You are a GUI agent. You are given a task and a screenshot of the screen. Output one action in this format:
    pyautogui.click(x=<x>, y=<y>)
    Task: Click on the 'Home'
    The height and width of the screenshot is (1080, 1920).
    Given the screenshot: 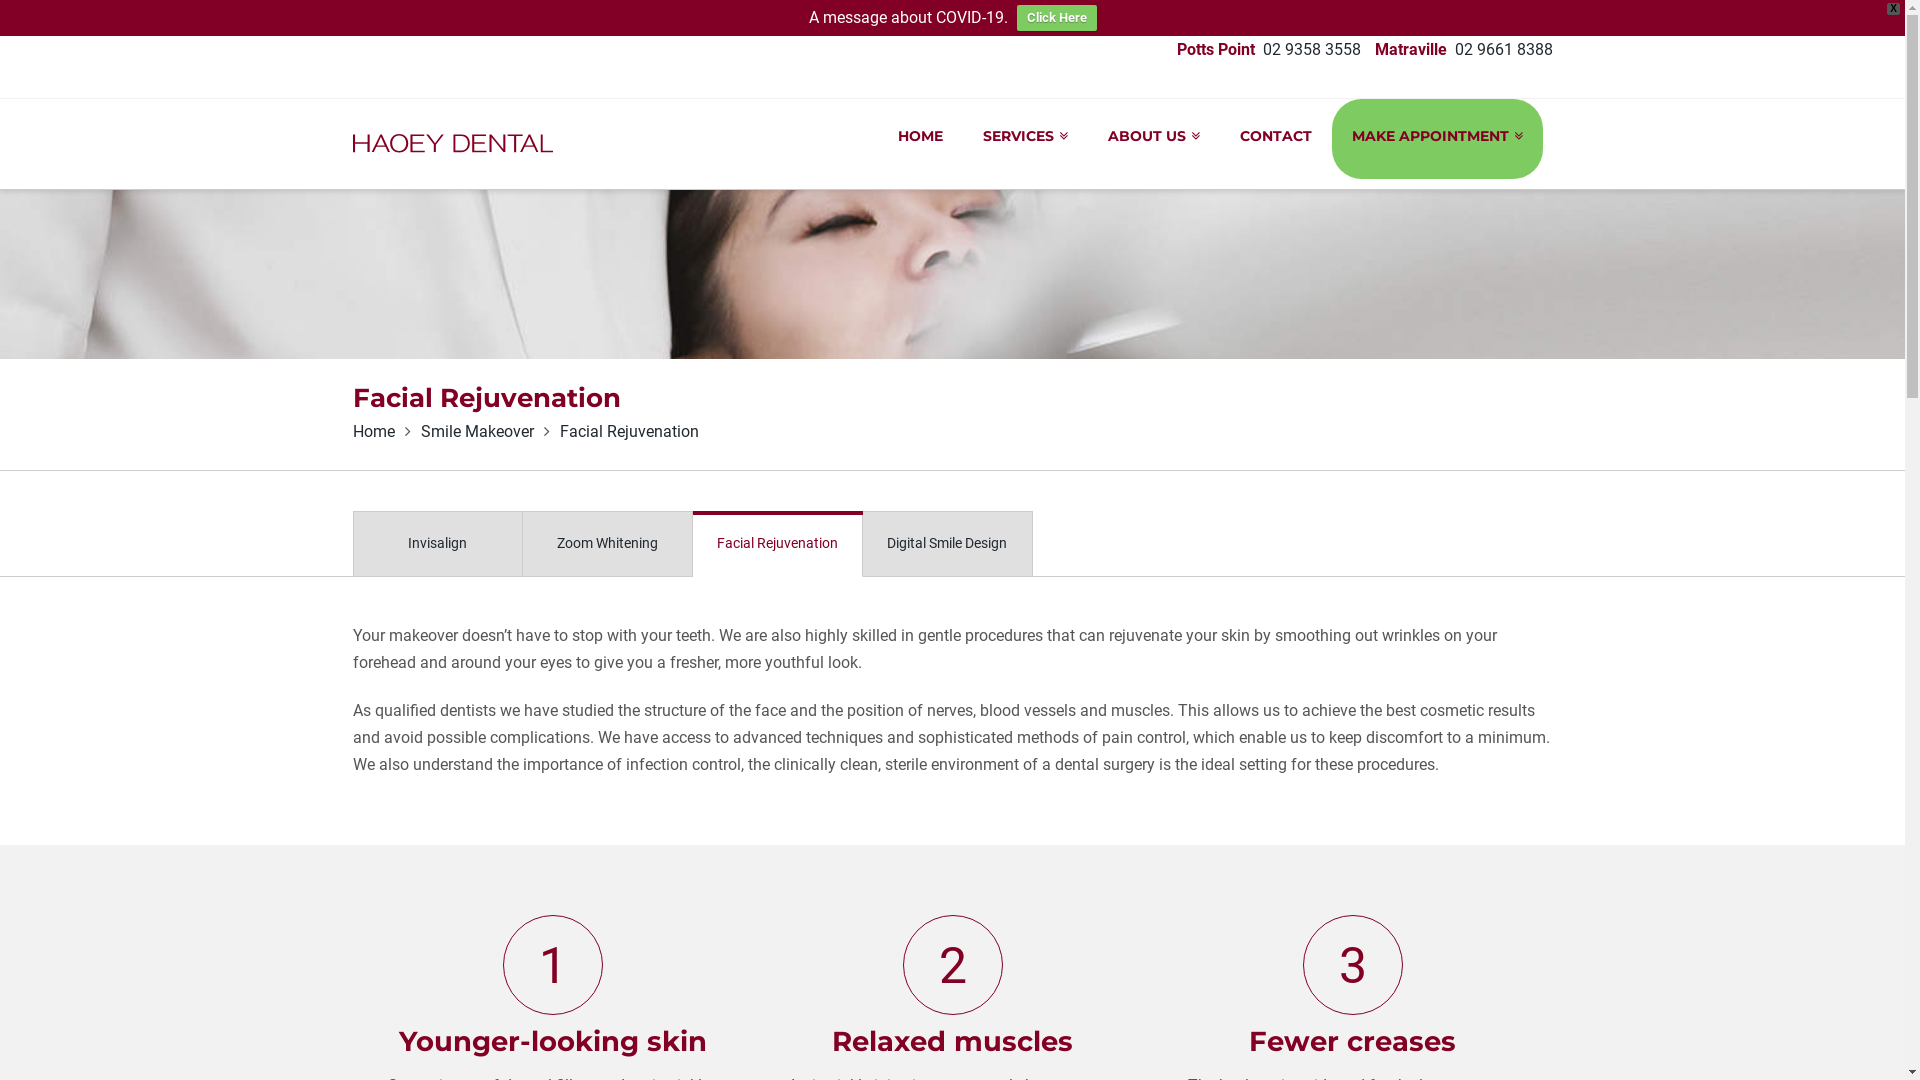 What is the action you would take?
    pyautogui.click(x=373, y=430)
    